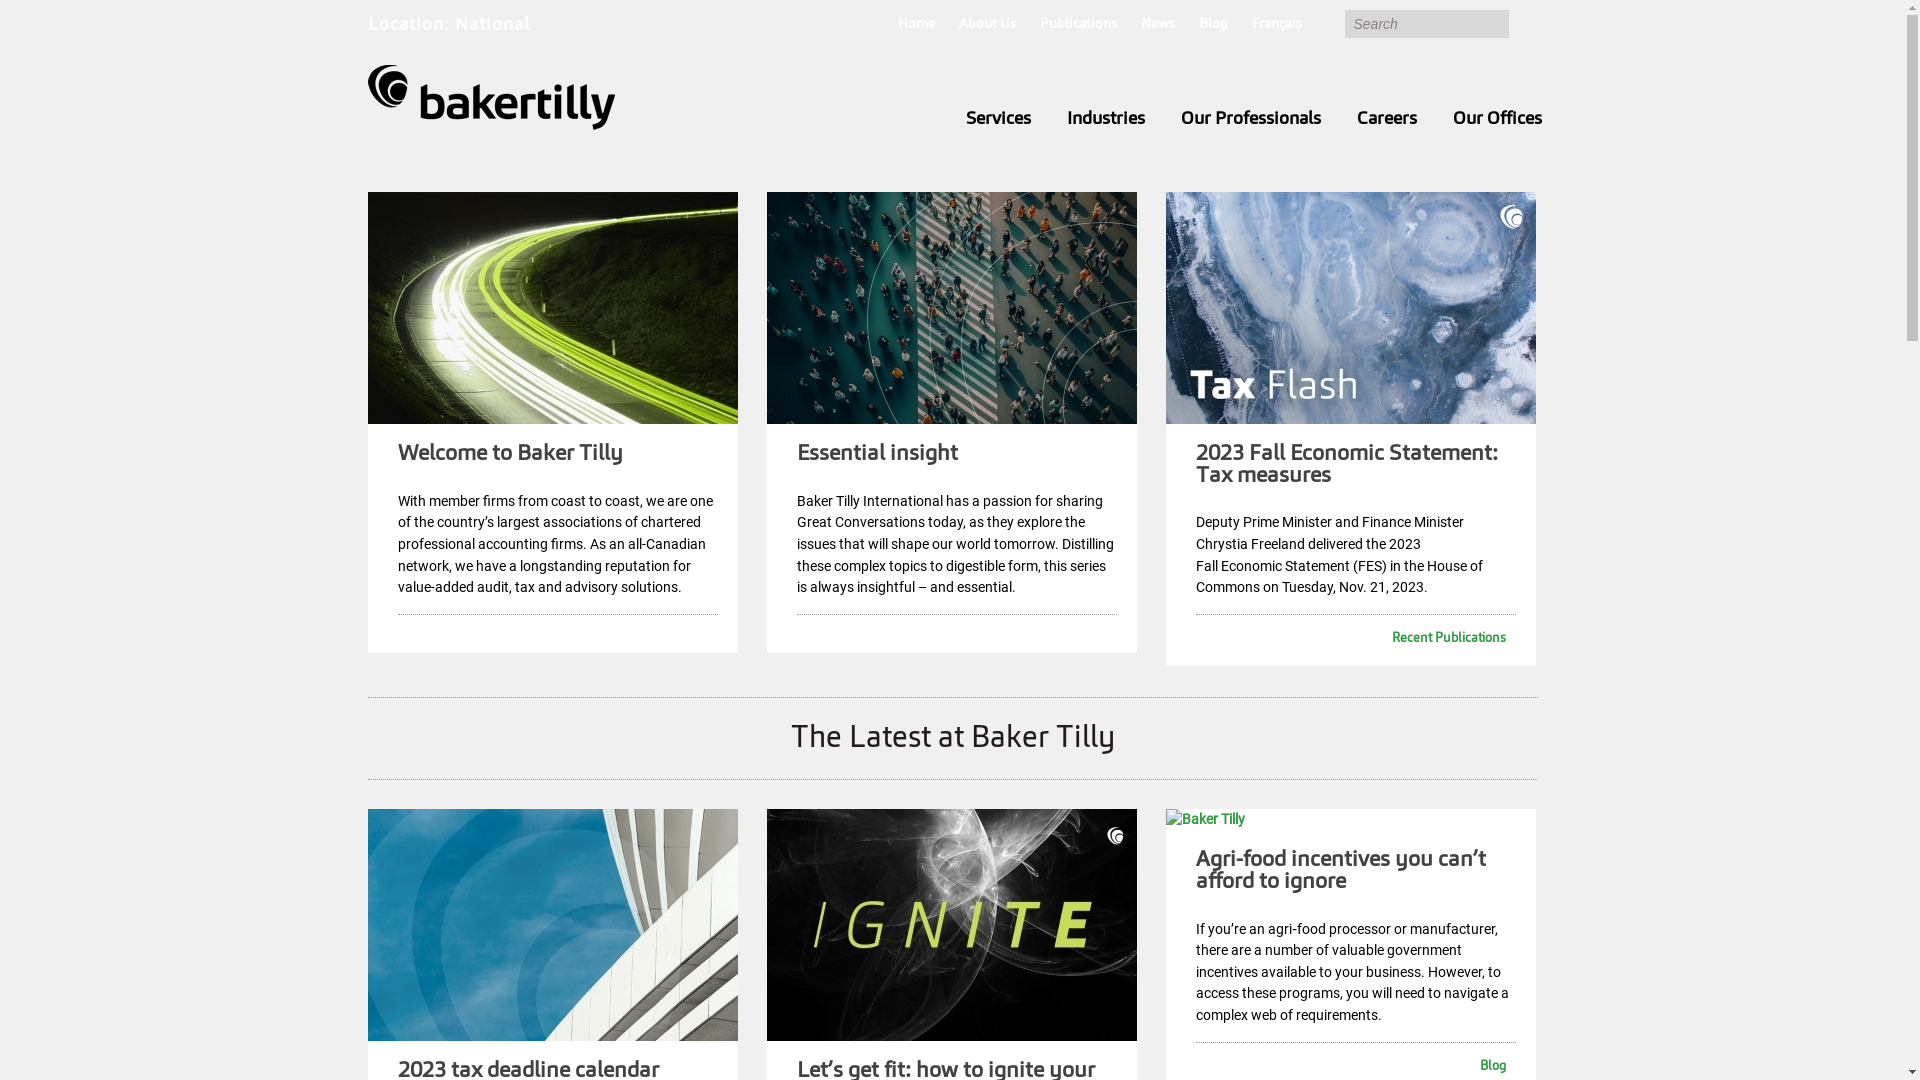  What do you see at coordinates (1077, 25) in the screenshot?
I see `'Publications'` at bounding box center [1077, 25].